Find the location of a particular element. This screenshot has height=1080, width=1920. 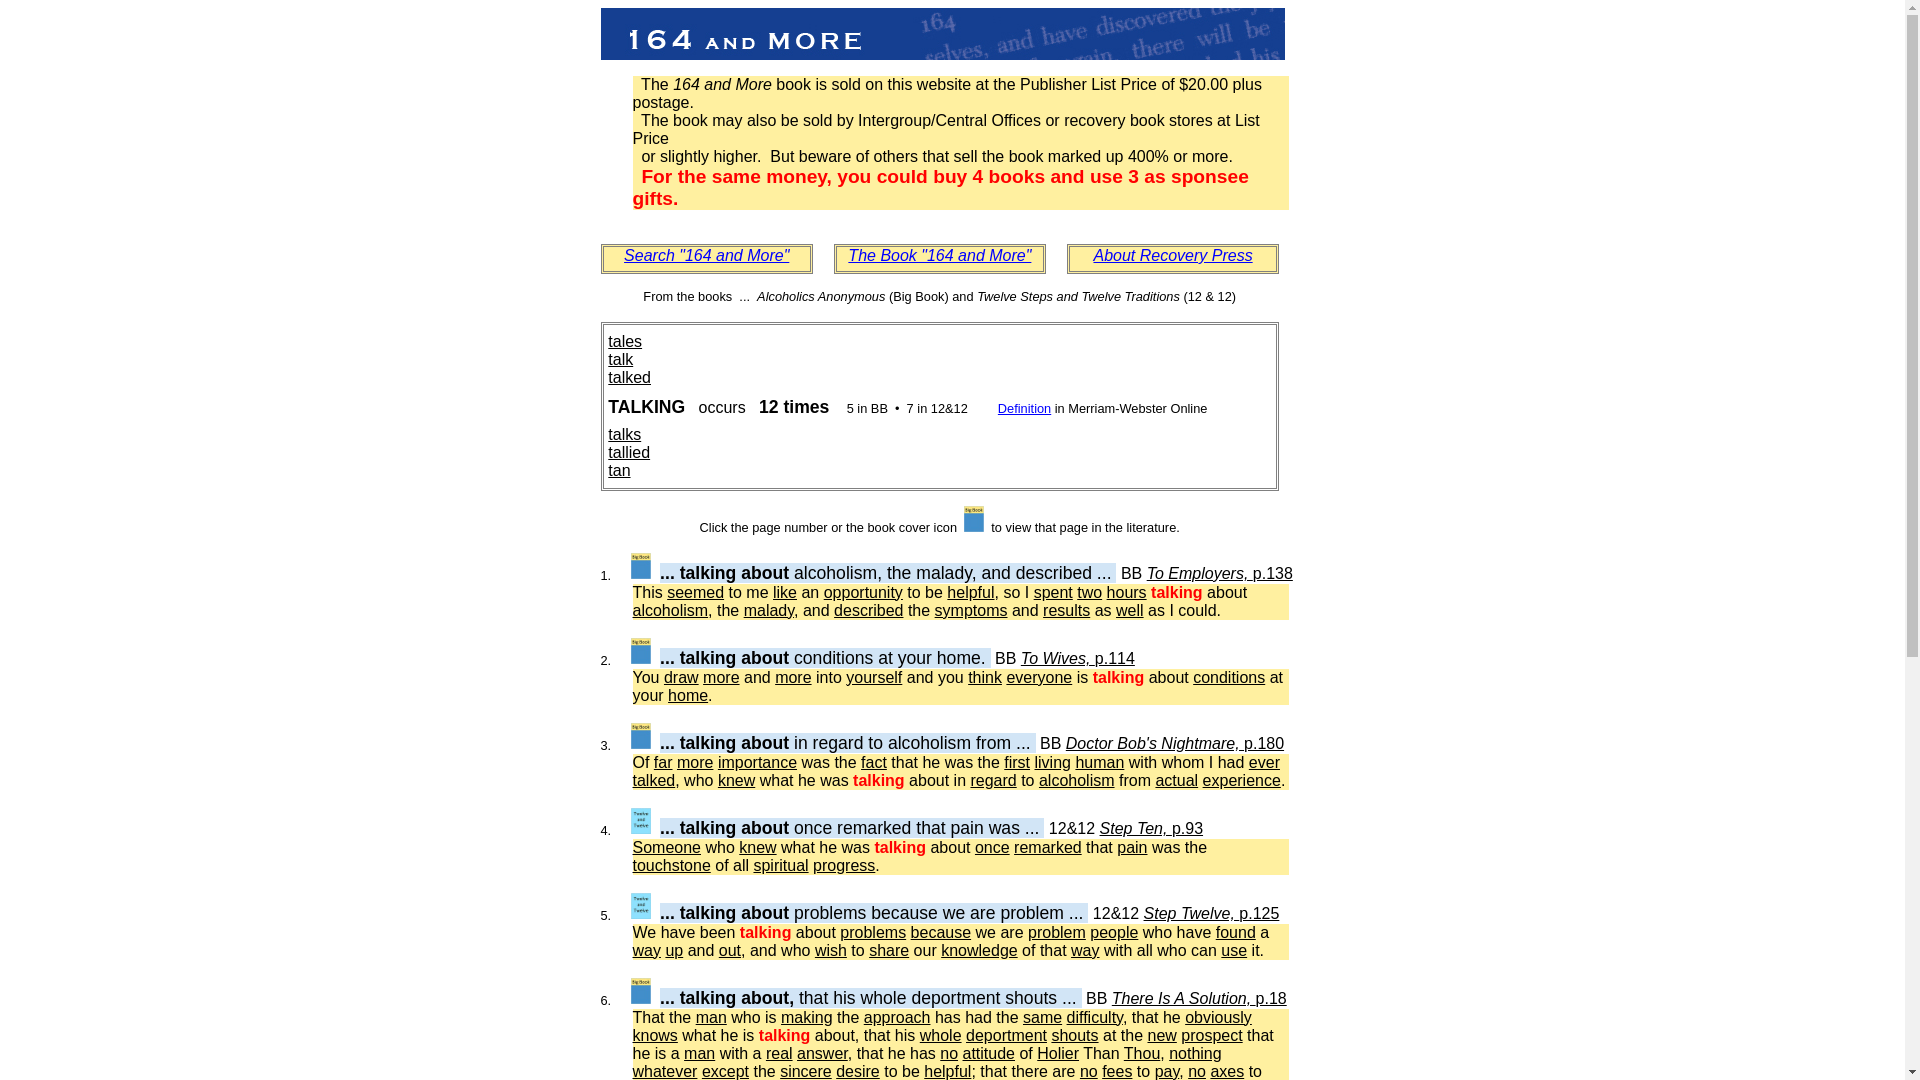

'malady' is located at coordinates (767, 609).